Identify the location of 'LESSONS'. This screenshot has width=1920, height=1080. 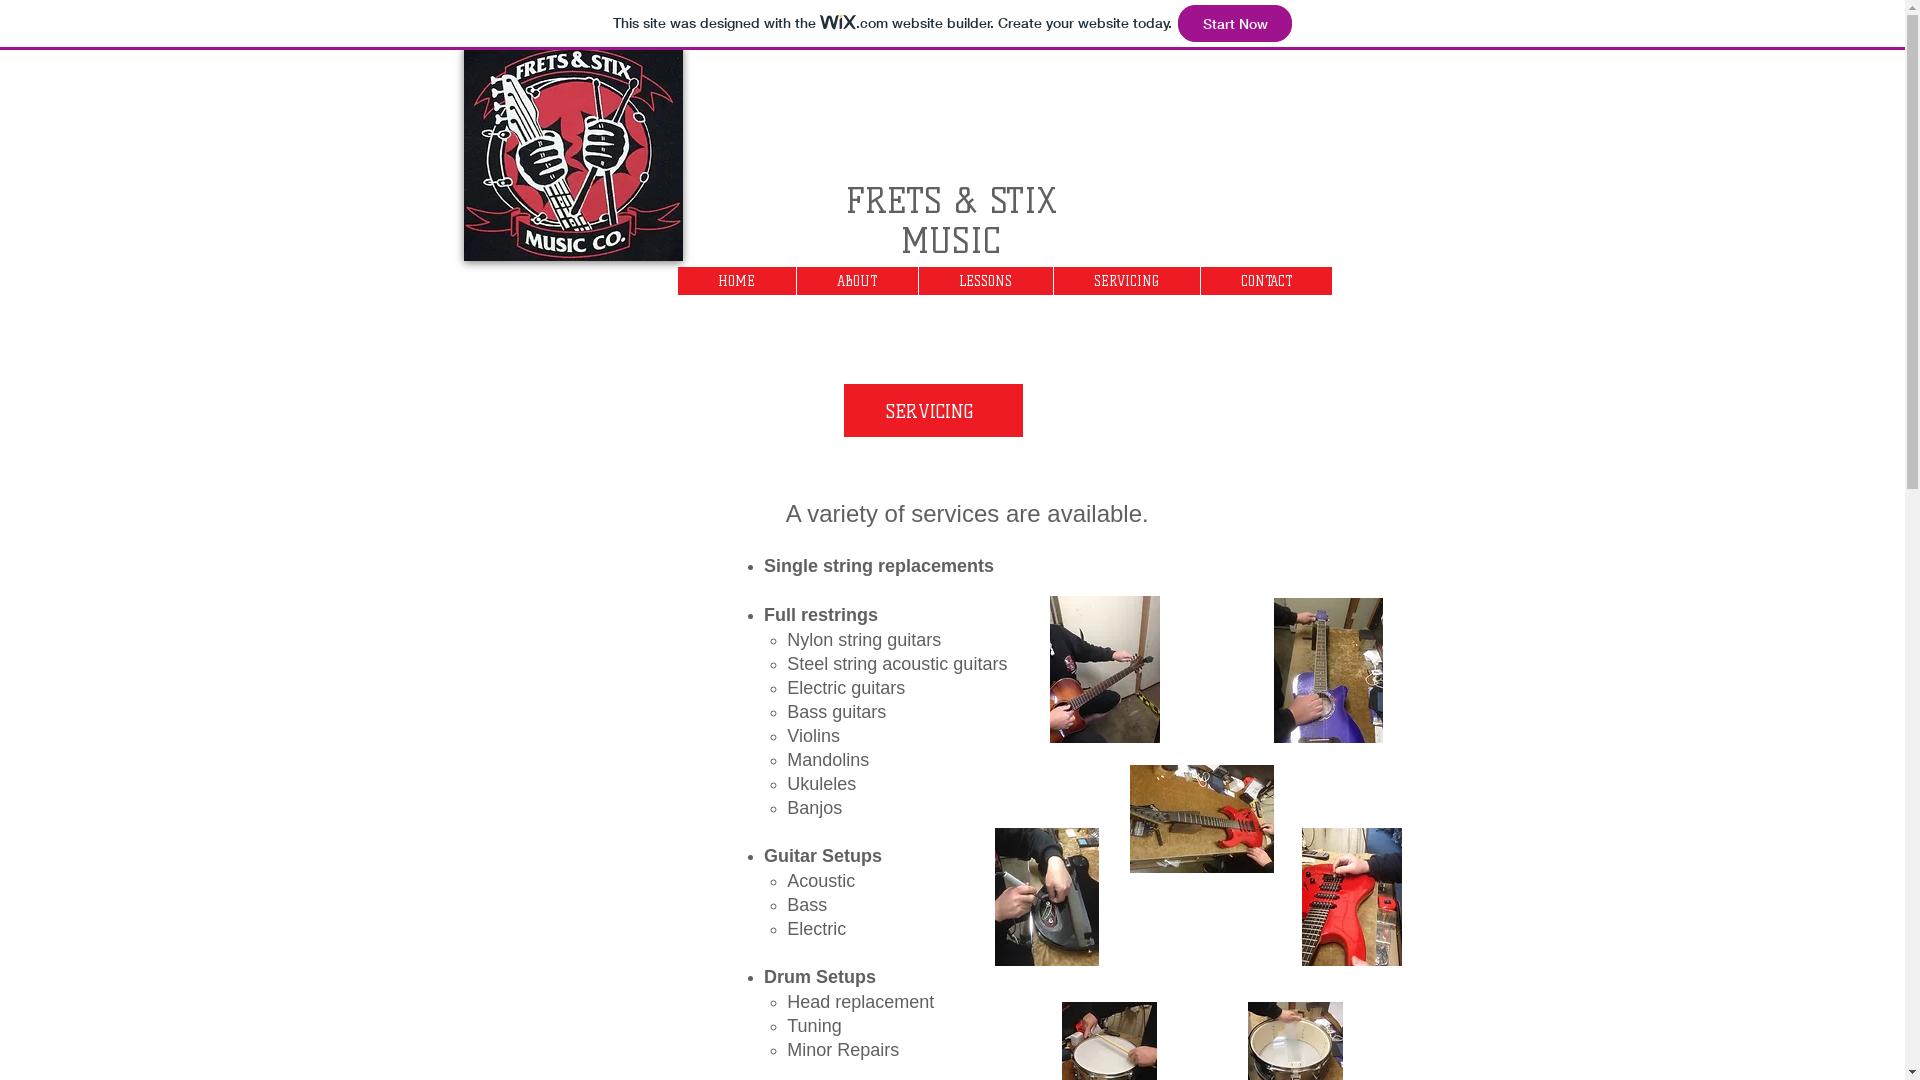
(985, 281).